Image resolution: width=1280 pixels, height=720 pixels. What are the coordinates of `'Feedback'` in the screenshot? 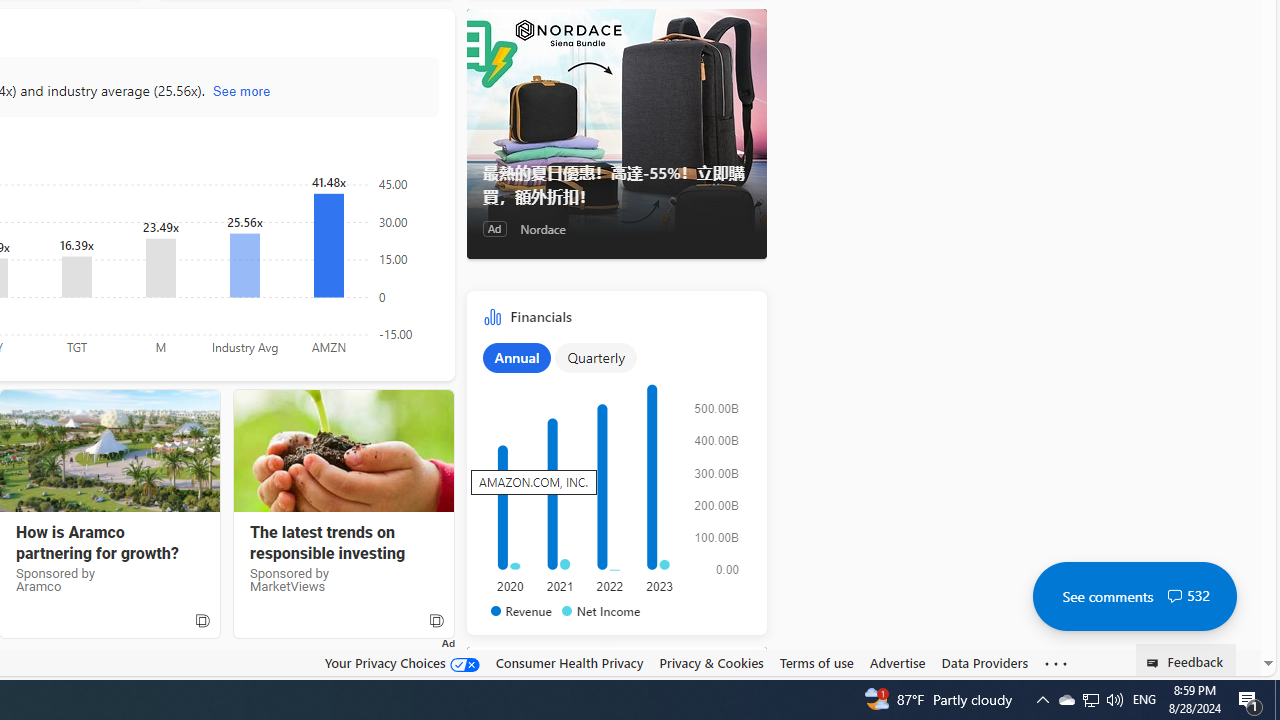 It's located at (1186, 659).